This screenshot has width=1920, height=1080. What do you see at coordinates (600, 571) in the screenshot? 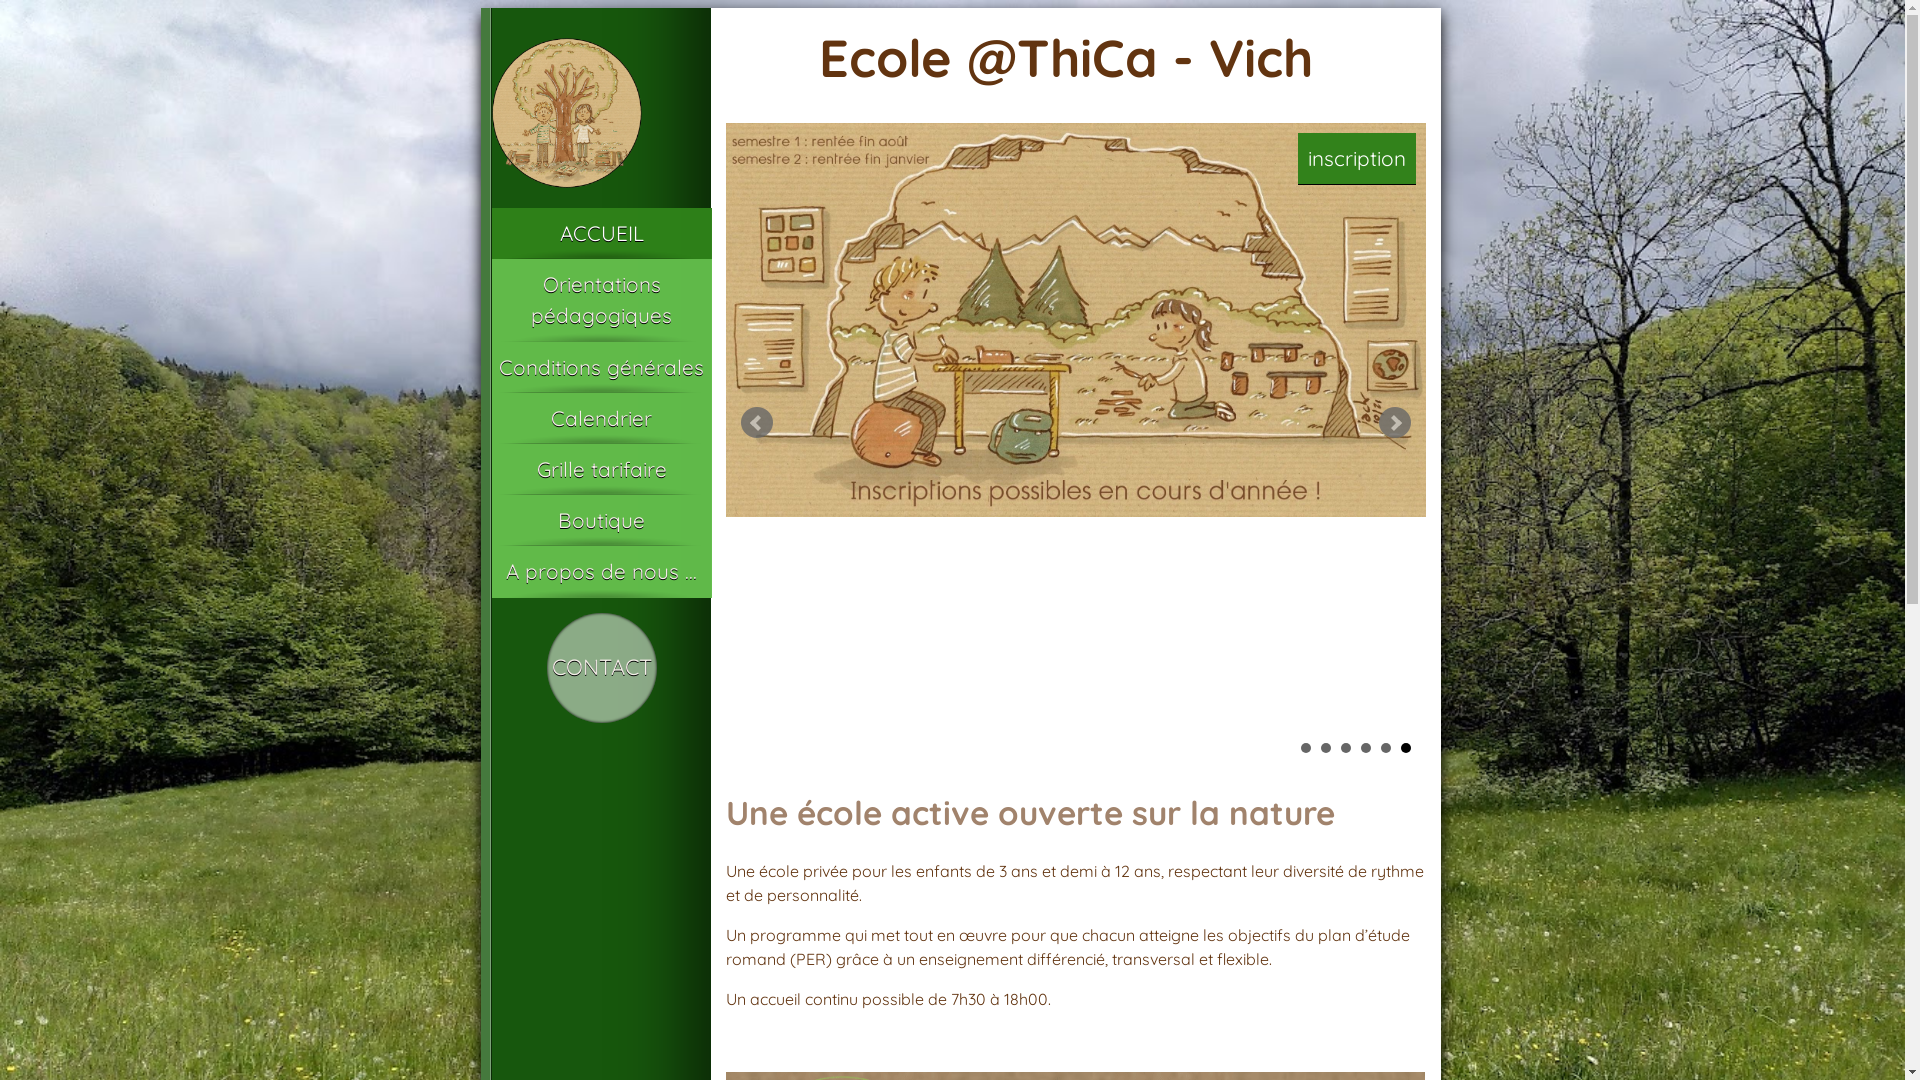
I see `'A propos de nous ...'` at bounding box center [600, 571].